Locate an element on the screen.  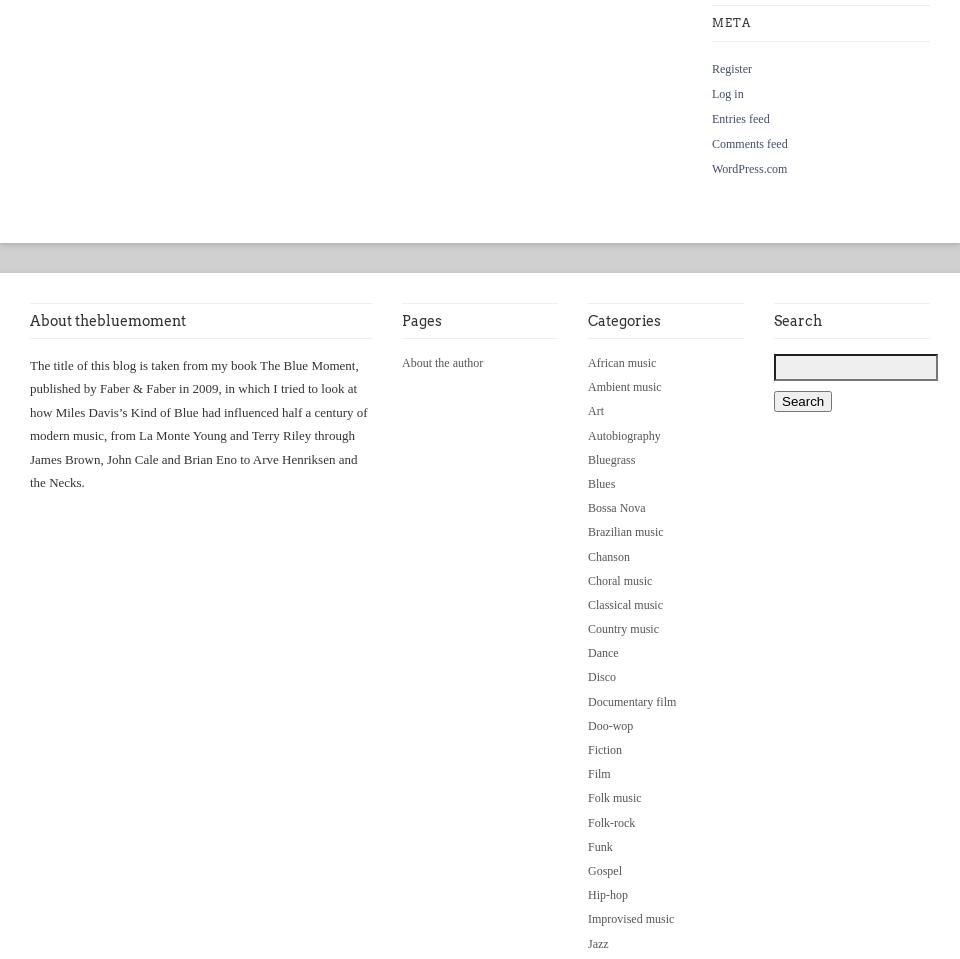
'Improvised music' is located at coordinates (588, 919).